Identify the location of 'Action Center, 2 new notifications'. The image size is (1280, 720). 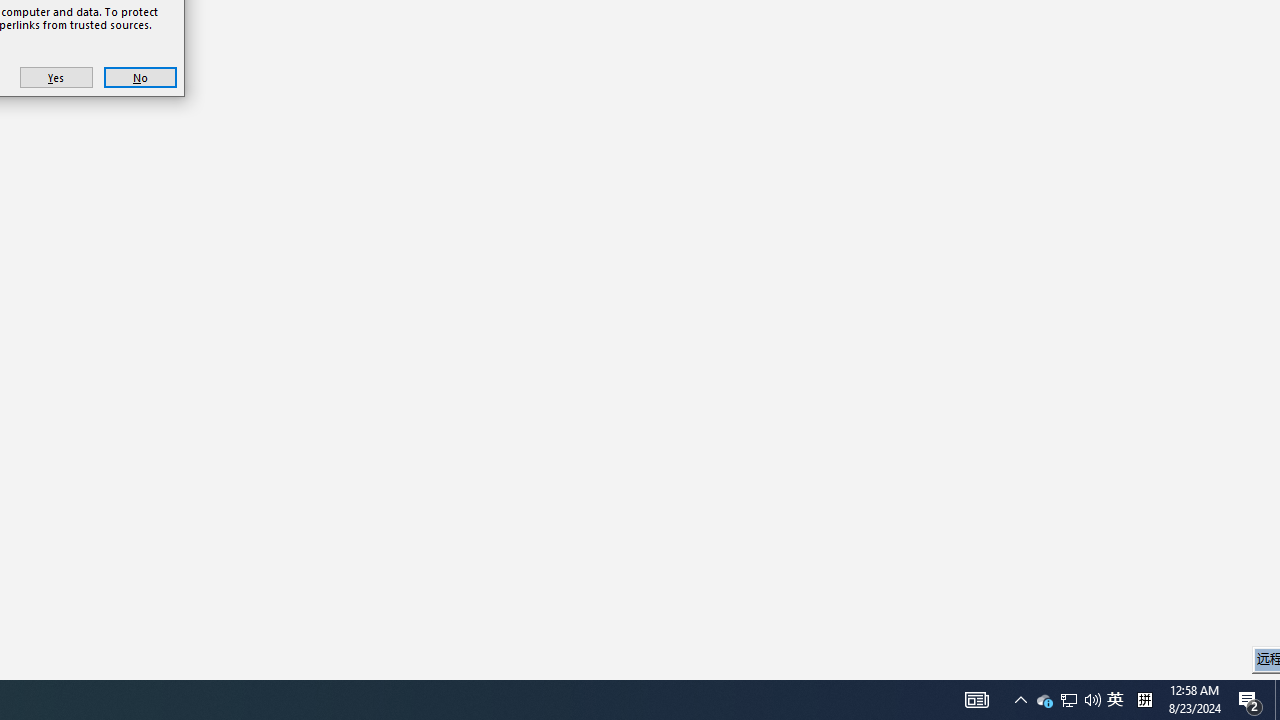
(1250, 698).